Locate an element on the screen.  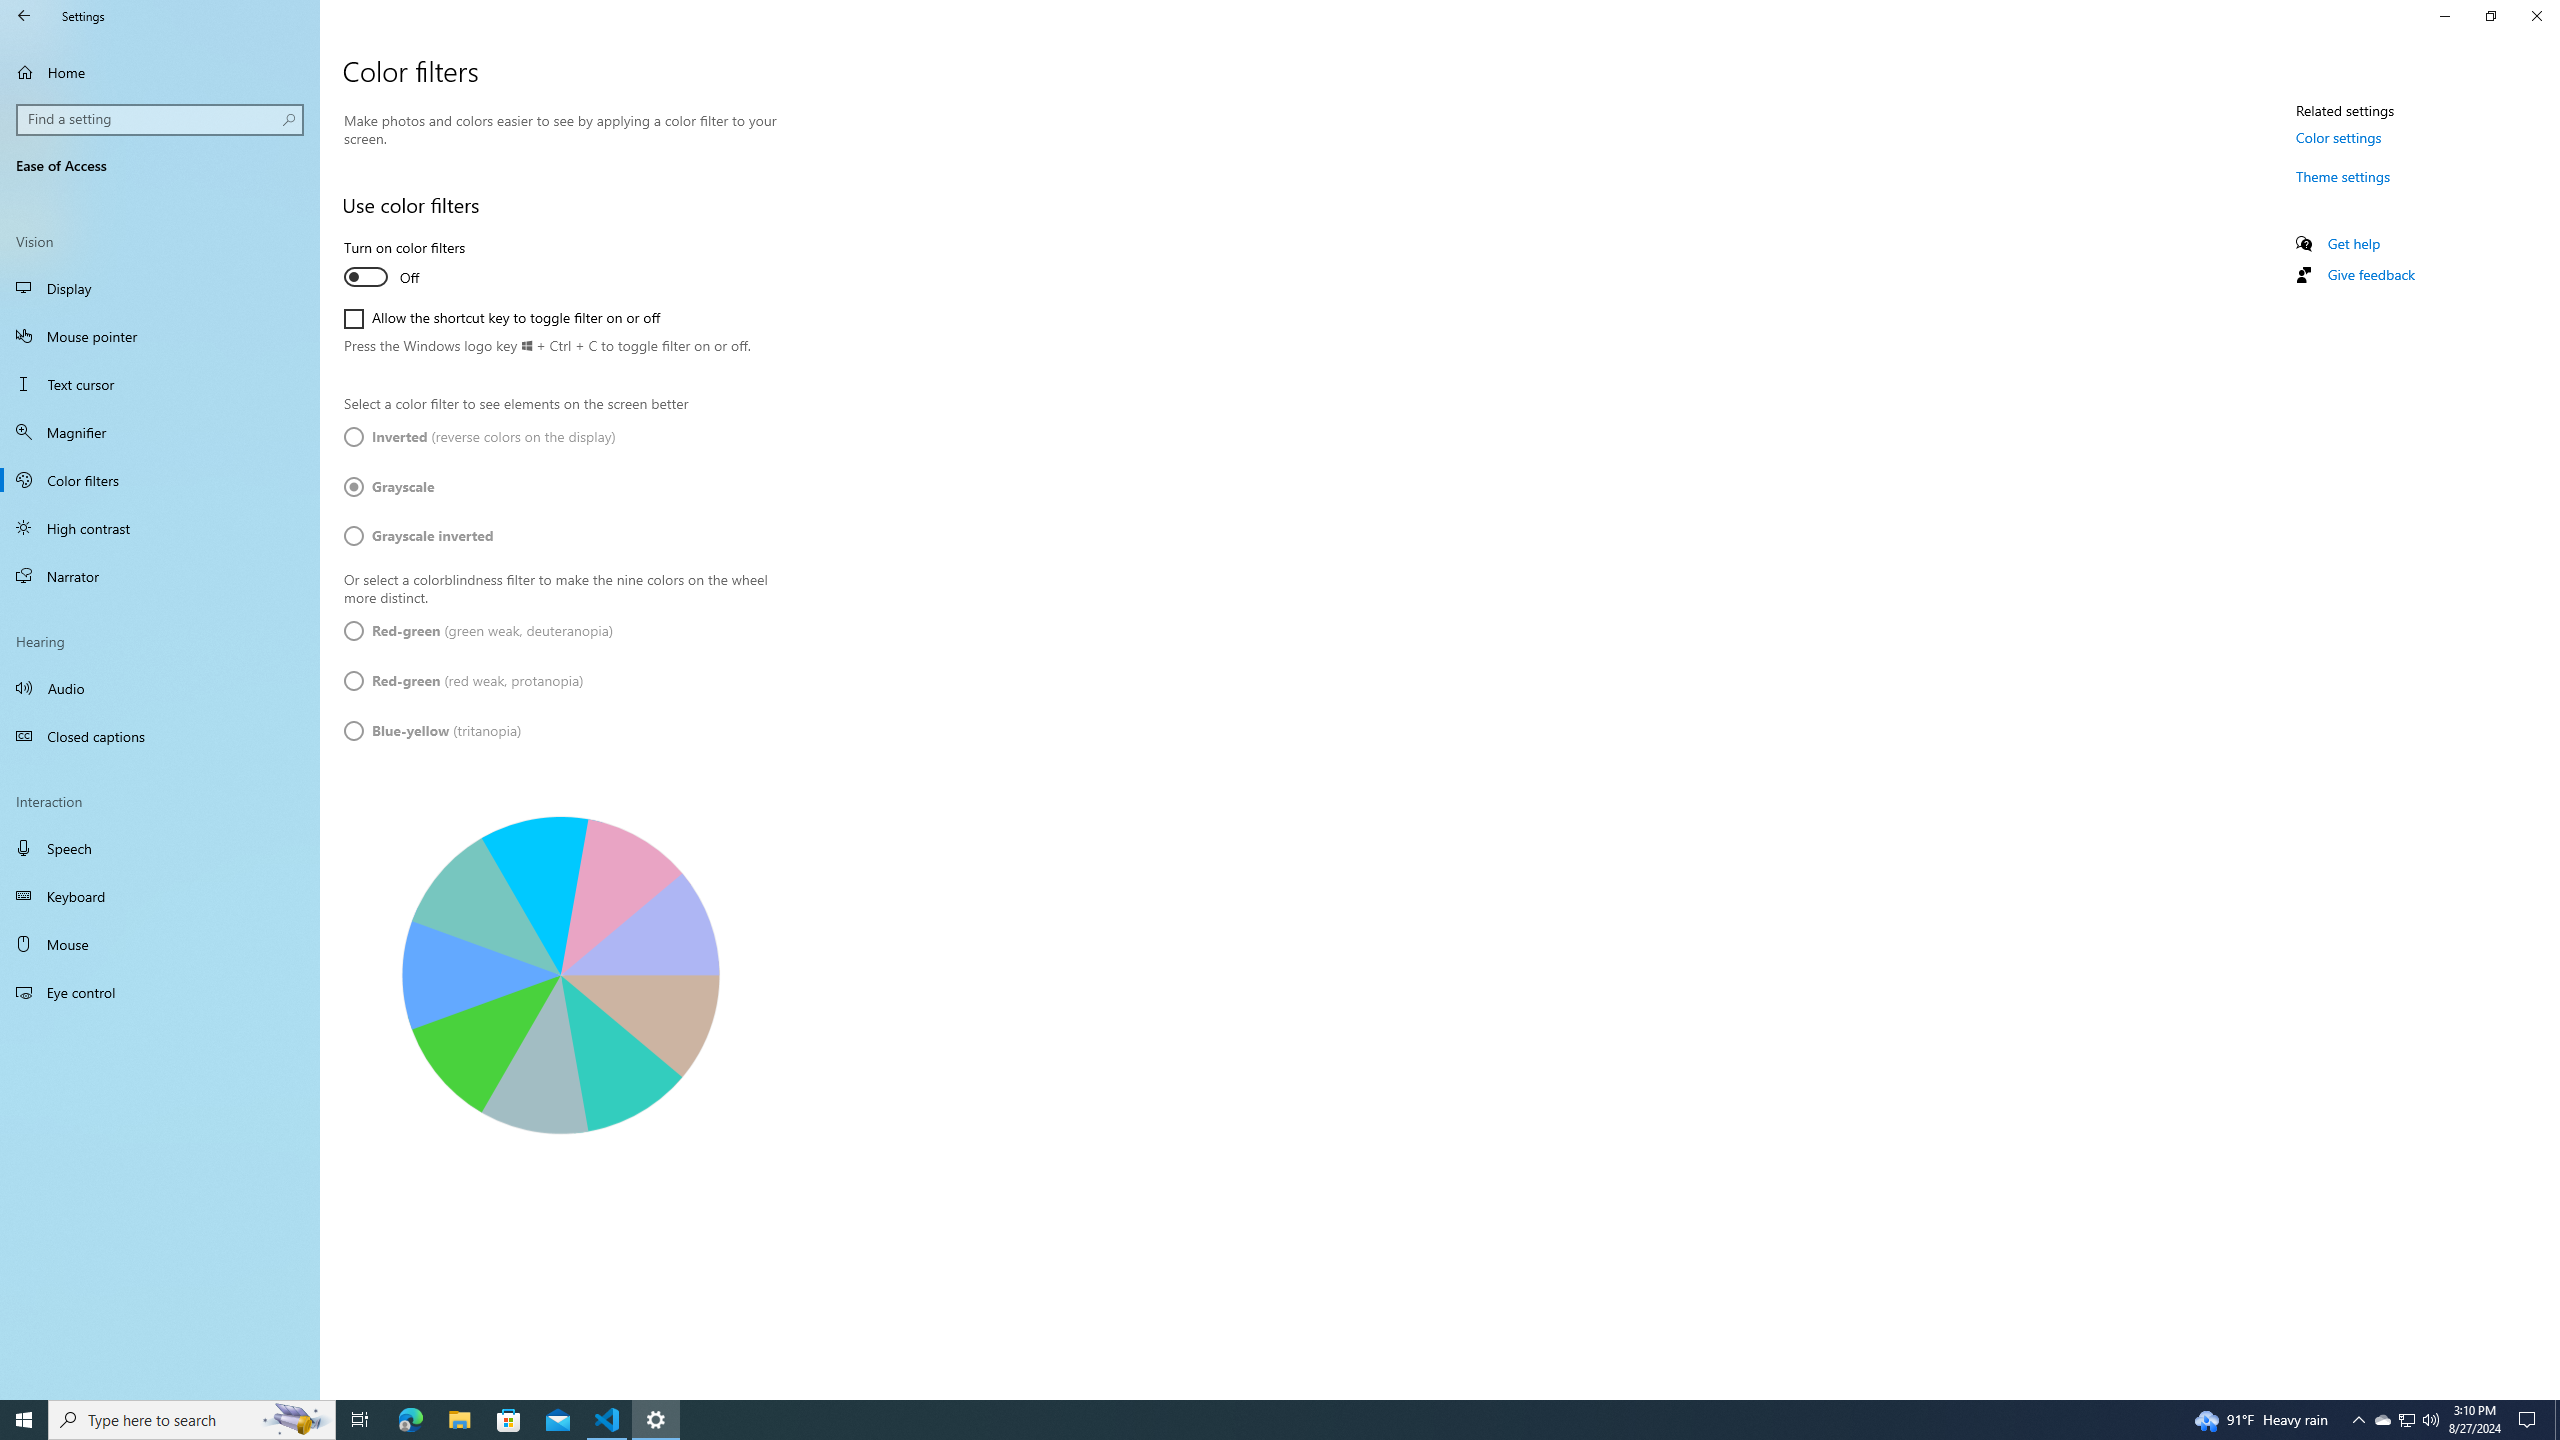
'Allow the shortcut key to toggle filter on or off' is located at coordinates (501, 317).